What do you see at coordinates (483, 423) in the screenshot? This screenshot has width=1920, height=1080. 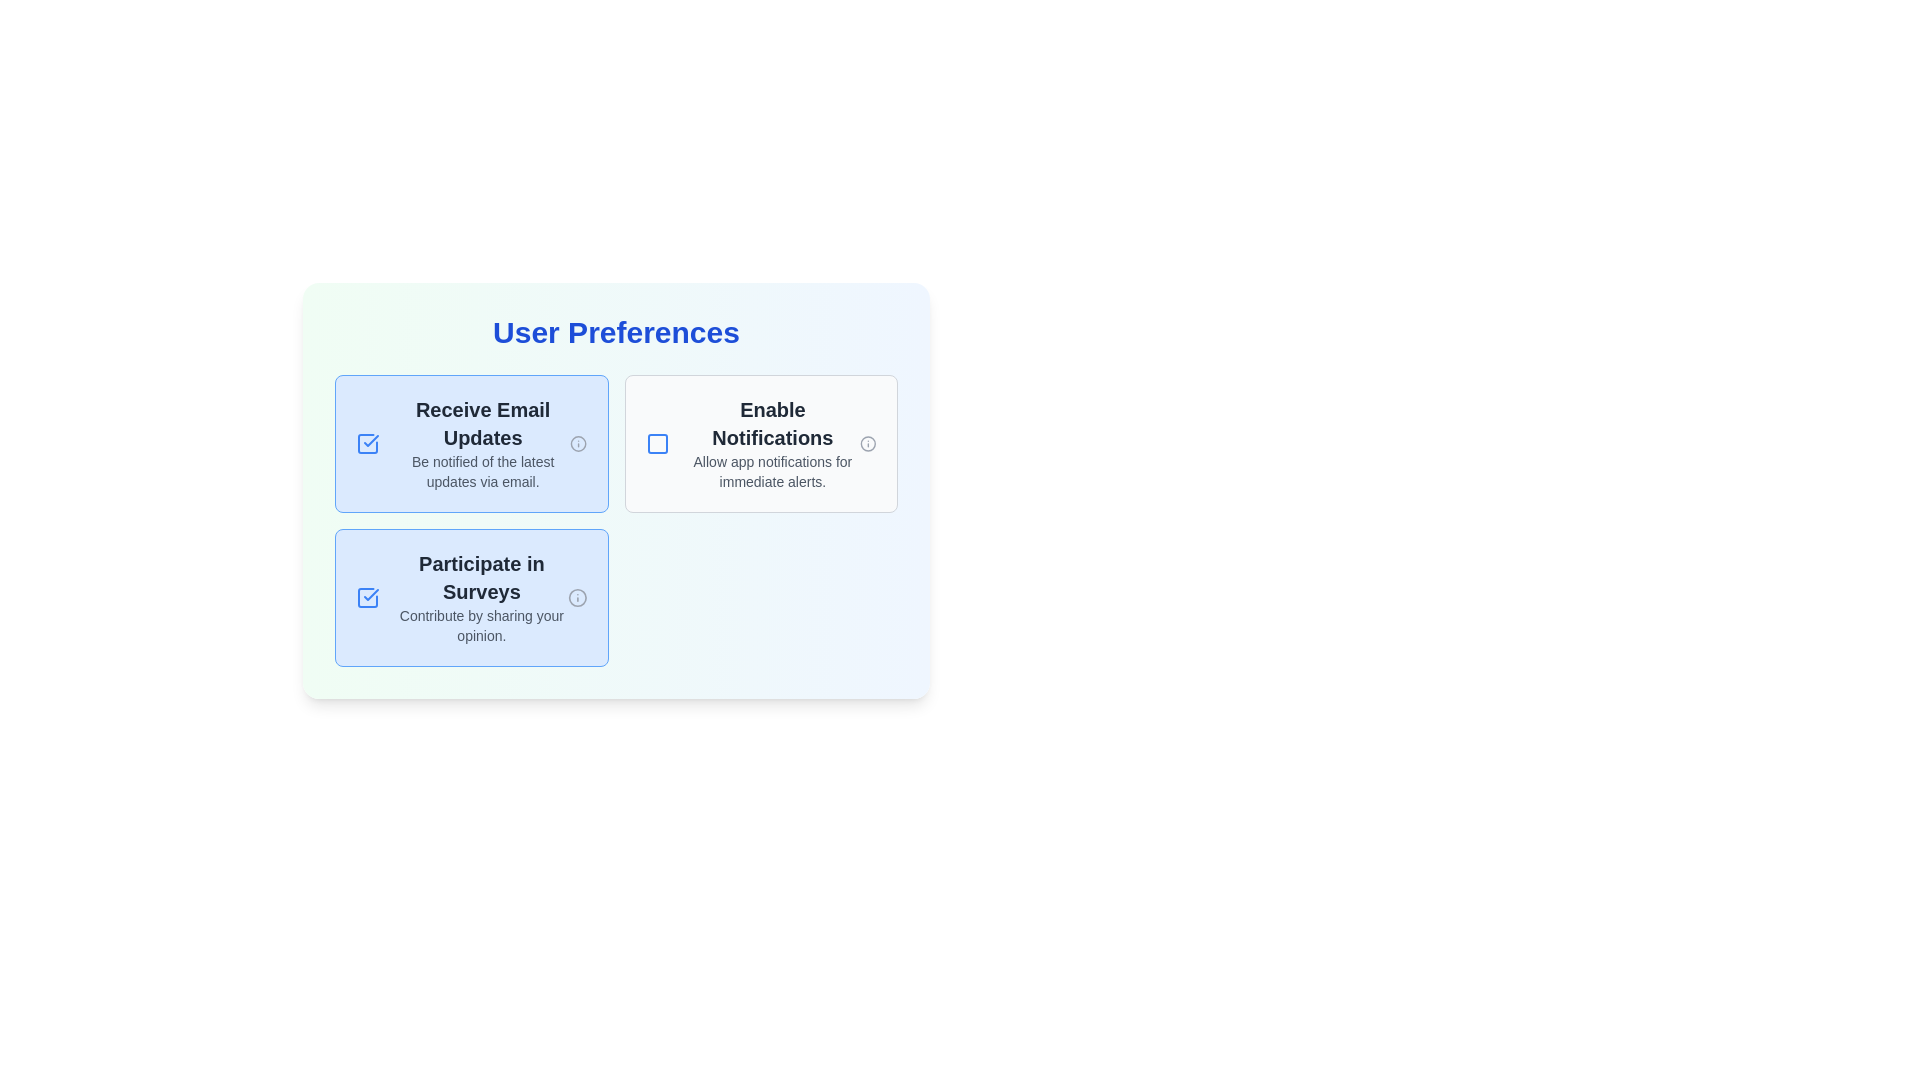 I see `the Text label that serves as a title or header for a preference option, located in the upper-left card within a grid of preference options` at bounding box center [483, 423].